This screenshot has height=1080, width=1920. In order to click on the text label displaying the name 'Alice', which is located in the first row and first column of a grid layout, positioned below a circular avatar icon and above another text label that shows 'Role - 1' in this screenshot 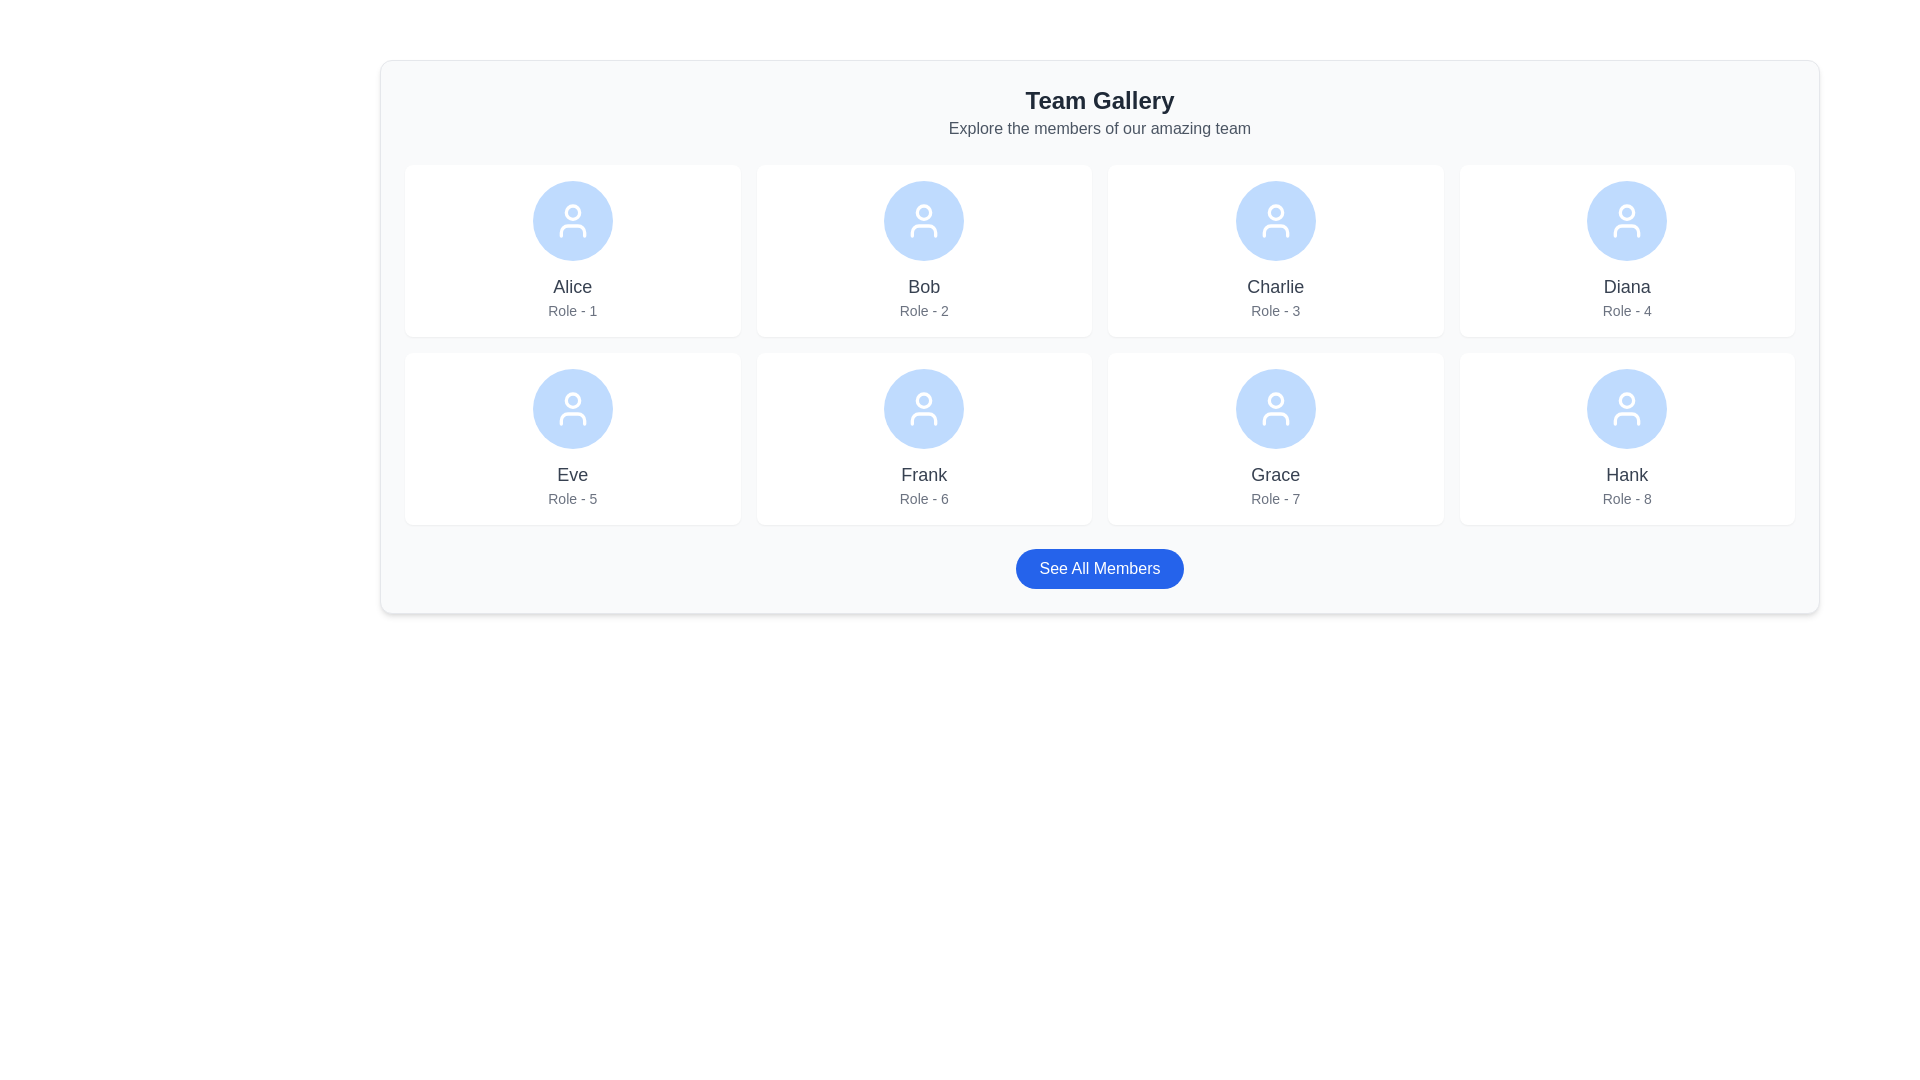, I will do `click(571, 286)`.